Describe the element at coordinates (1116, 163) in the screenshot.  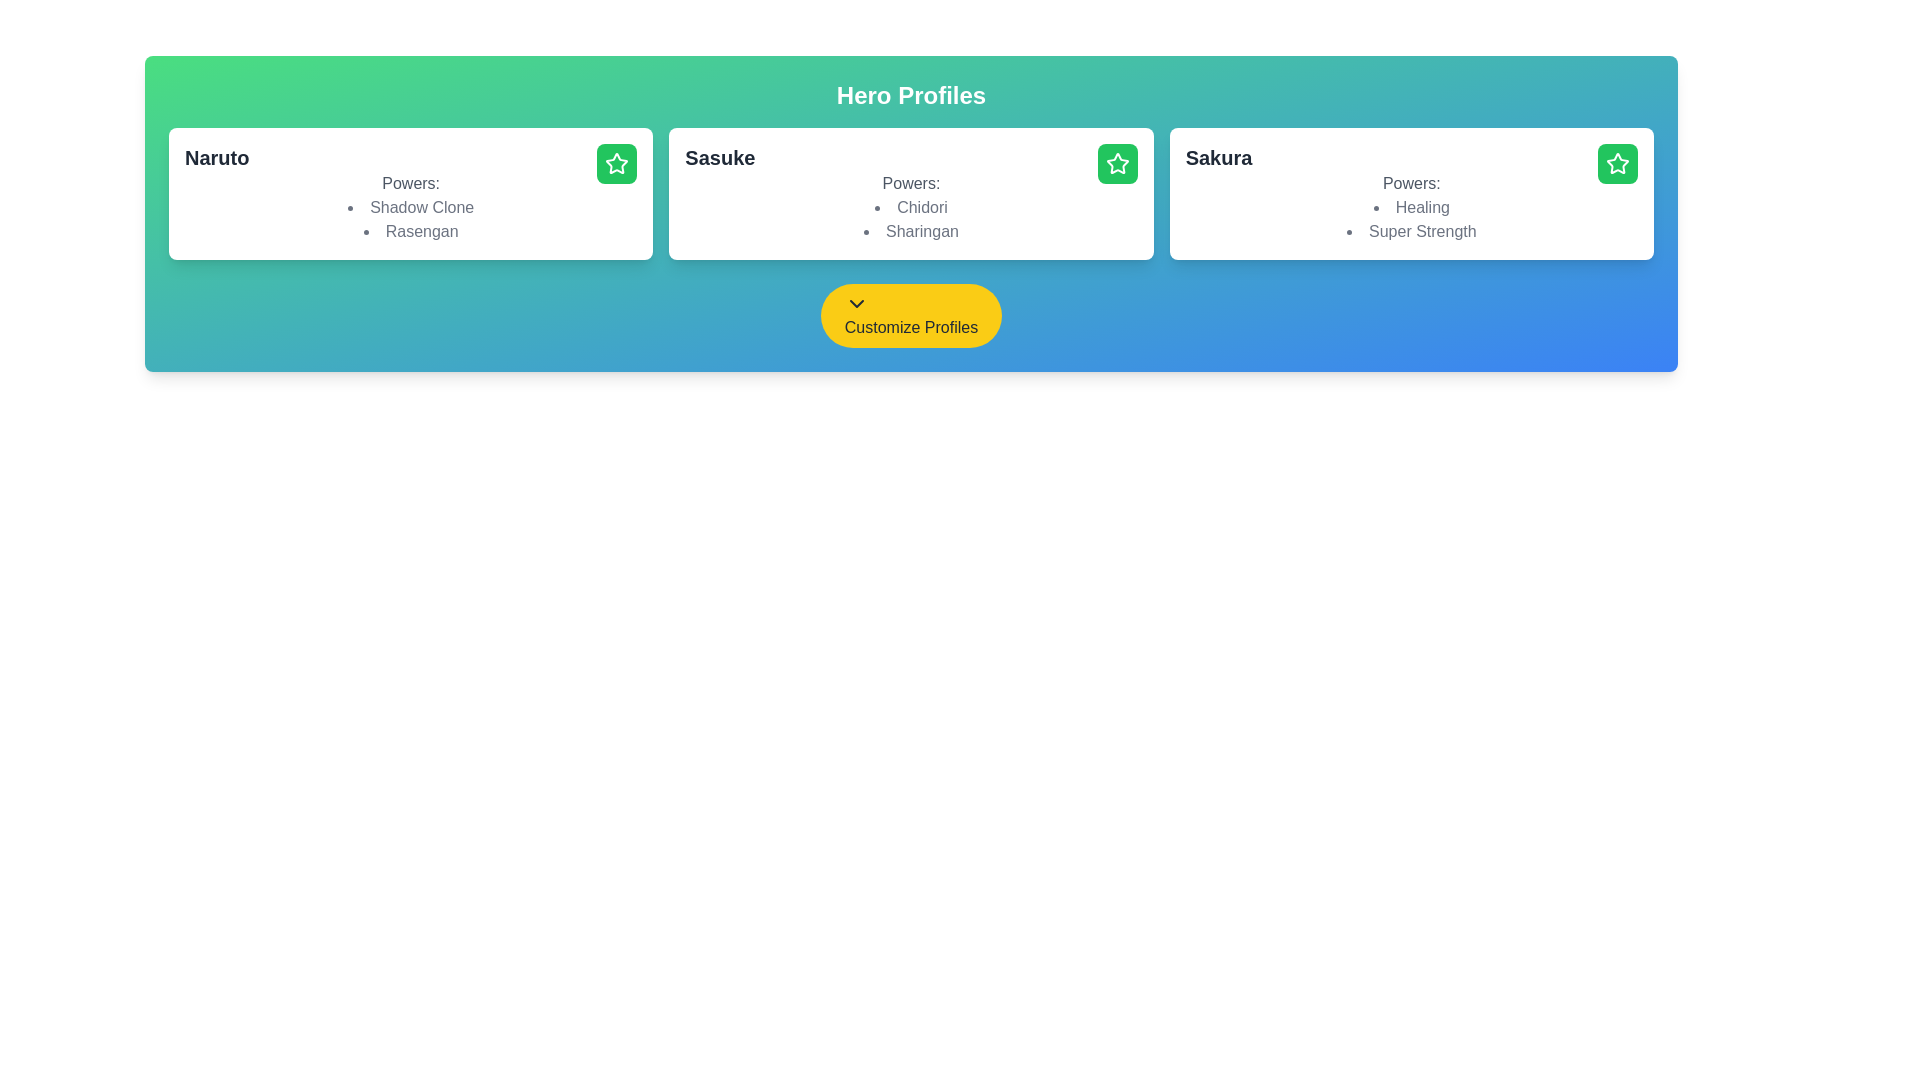
I see `the favorite button located in the top-right corner of the Sasuke profile card, which is above the text 'Powers: Chidori Sharingan'` at that location.